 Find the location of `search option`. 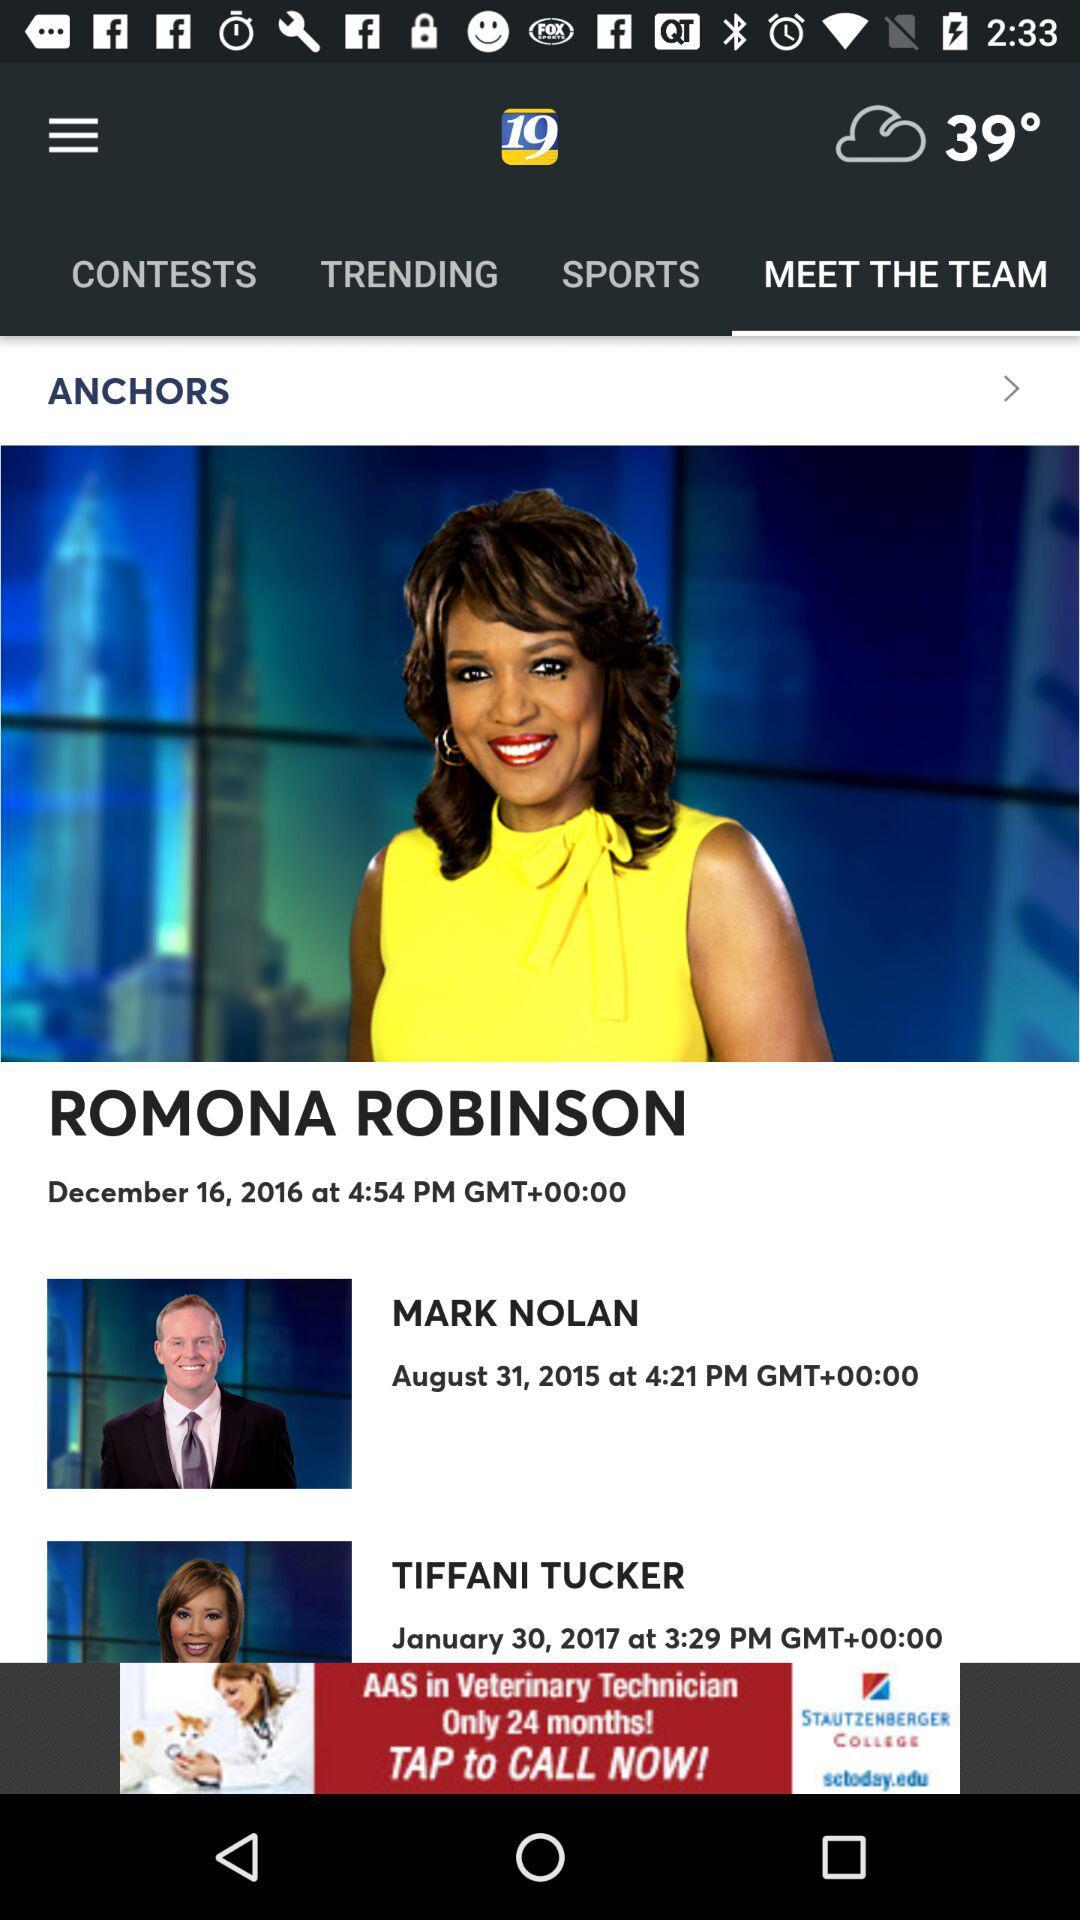

search option is located at coordinates (880, 135).